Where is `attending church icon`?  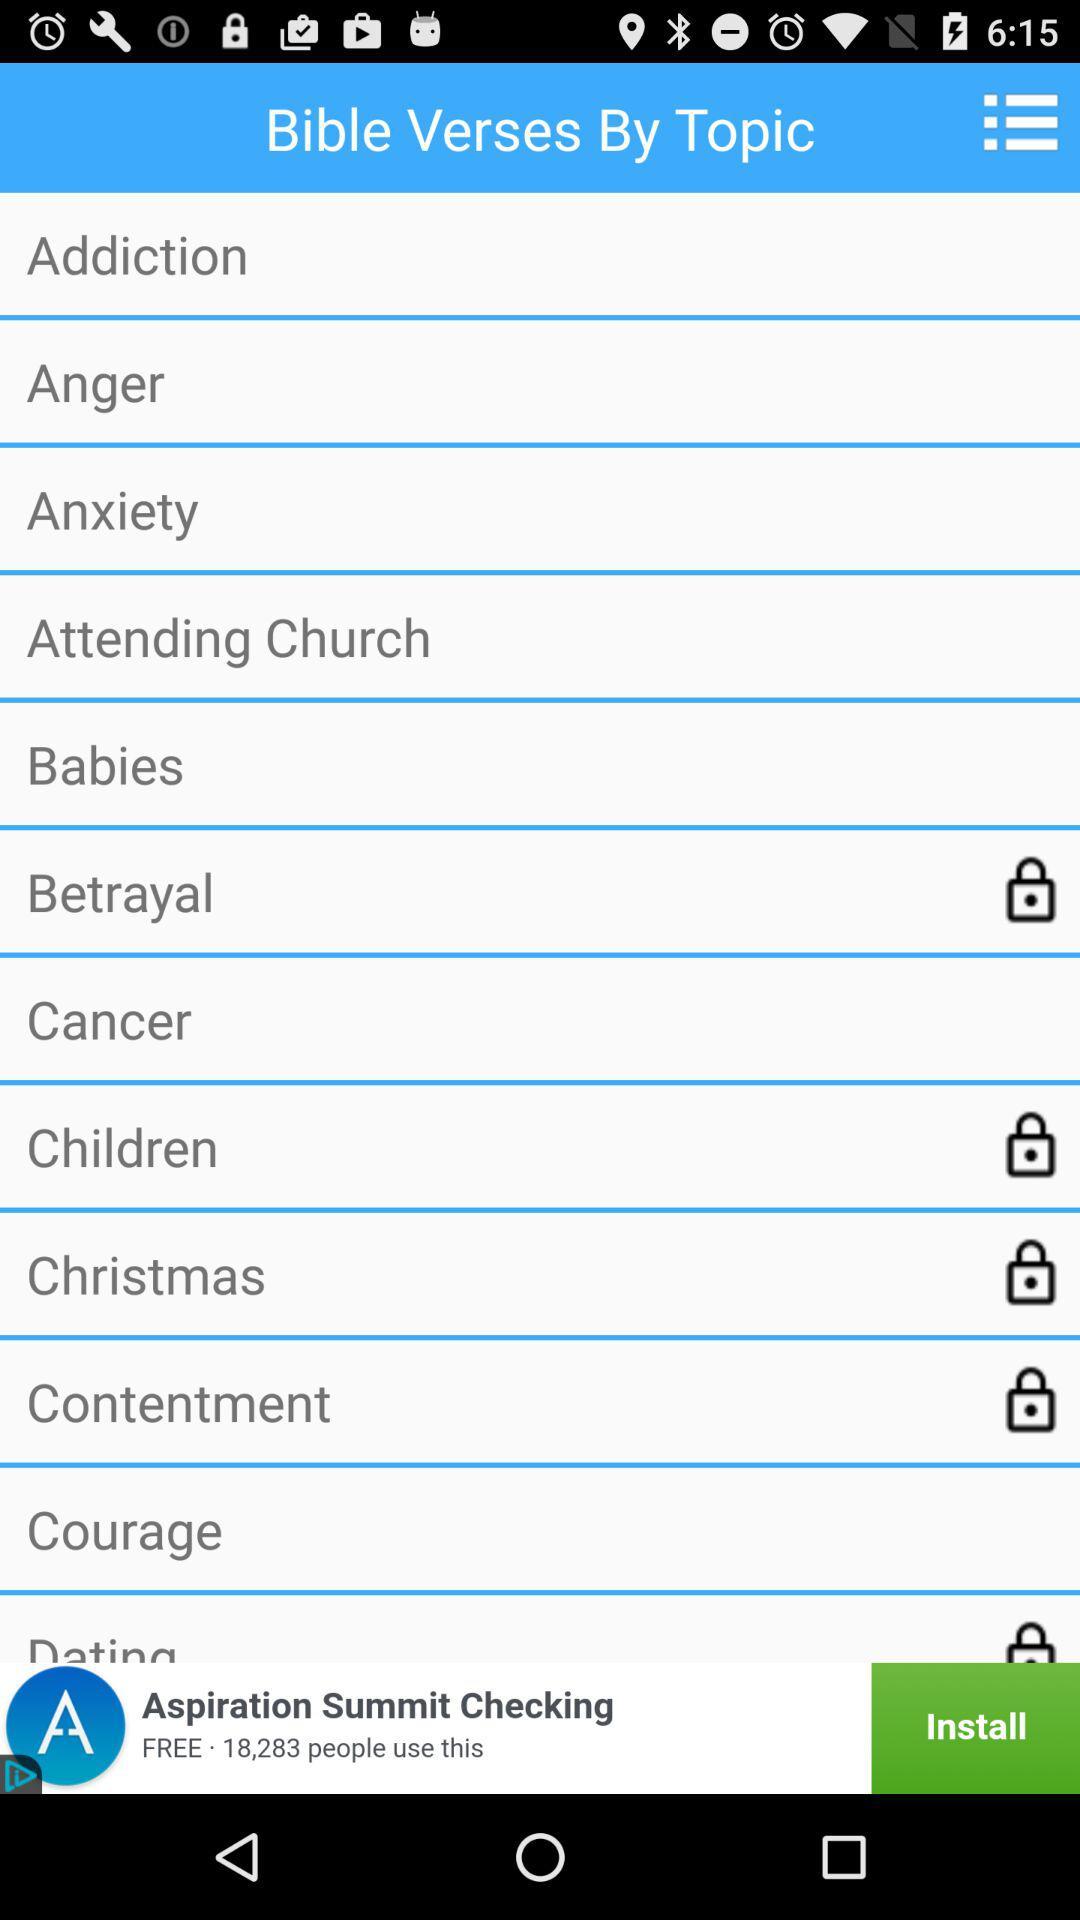
attending church icon is located at coordinates (540, 635).